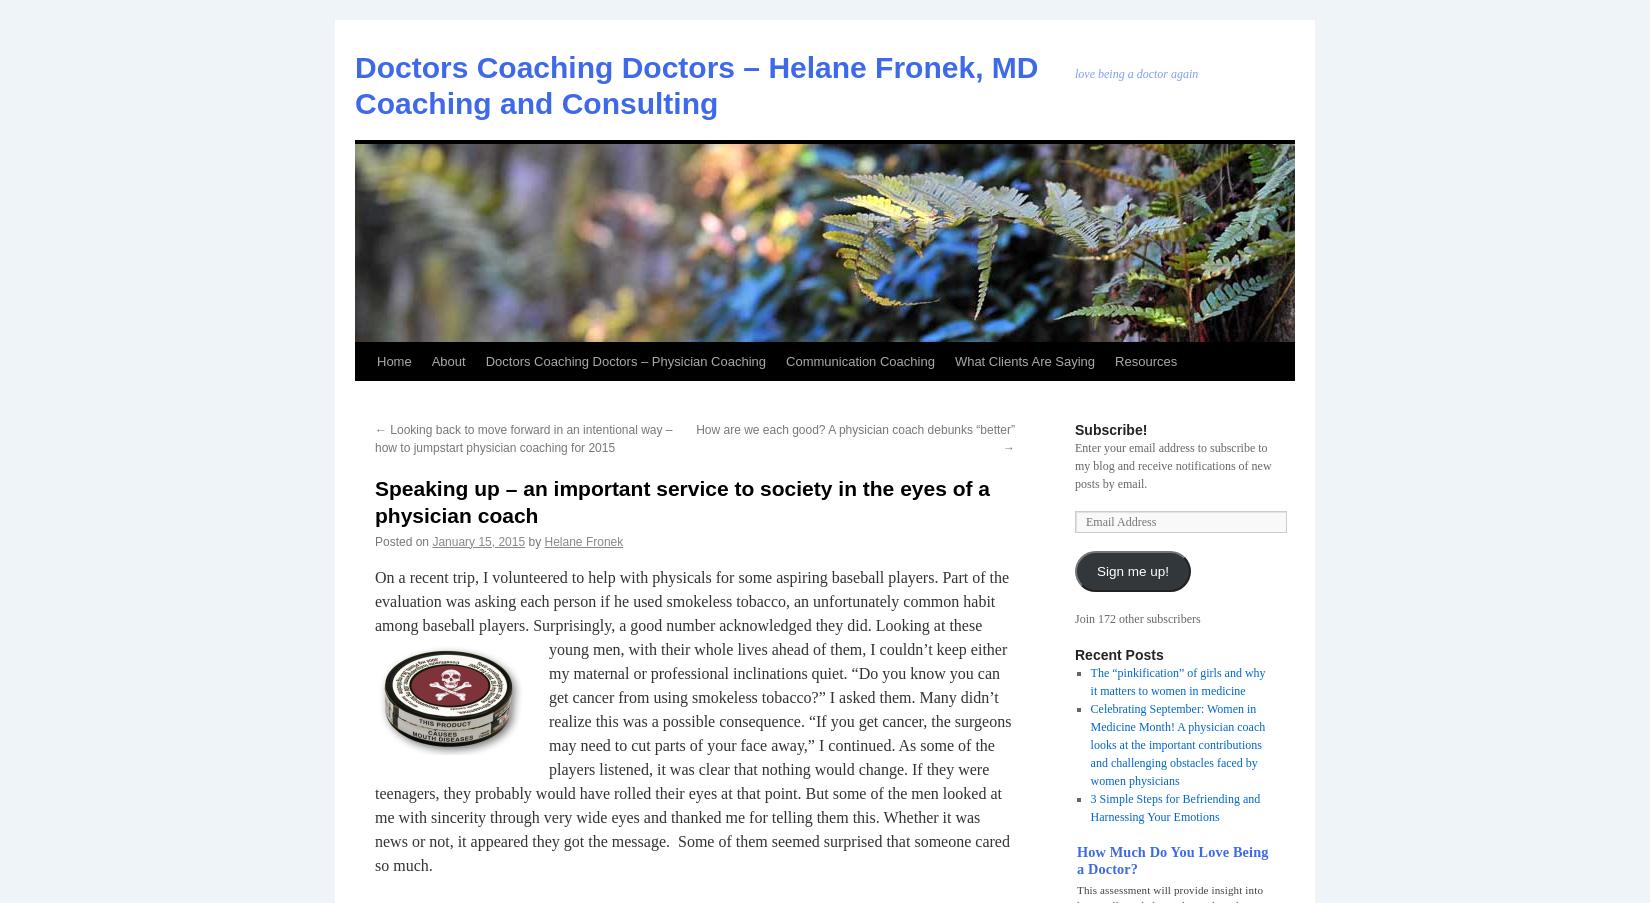 The width and height of the screenshot is (1650, 903). Describe the element at coordinates (477, 539) in the screenshot. I see `'January 15, 2015'` at that location.